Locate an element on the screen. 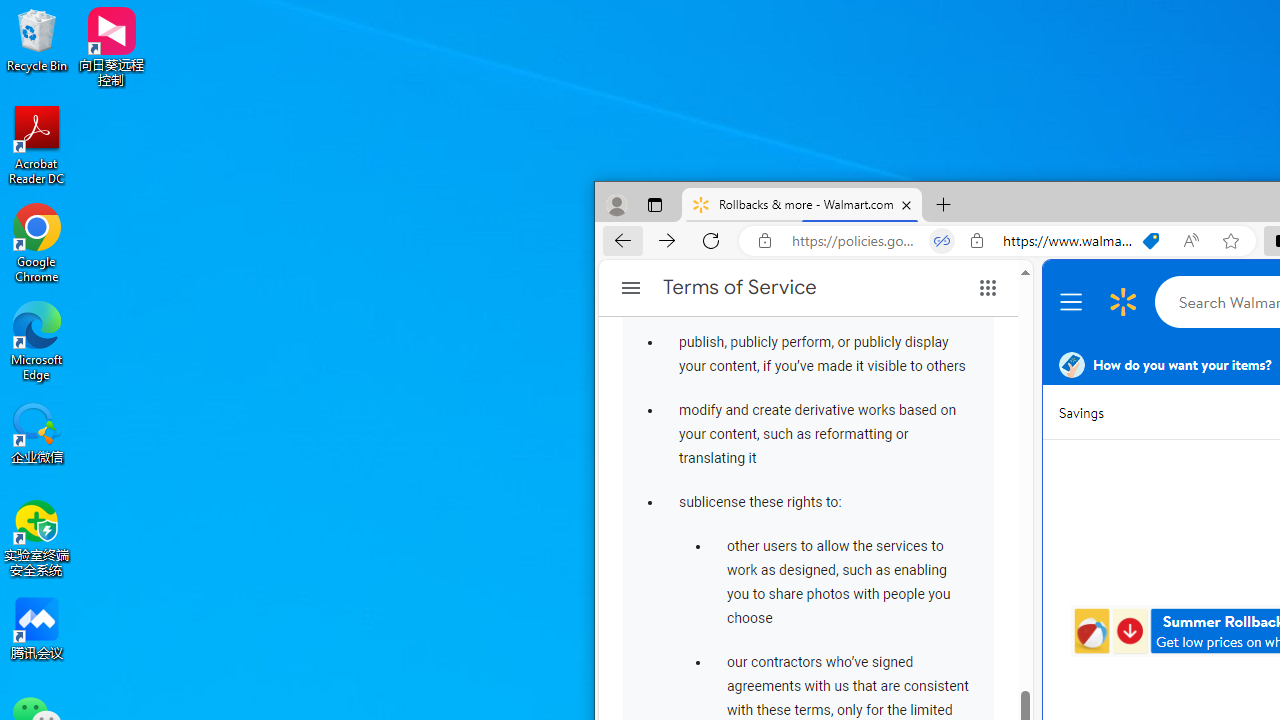 The width and height of the screenshot is (1280, 720). 'Menu' is located at coordinates (1073, 302).